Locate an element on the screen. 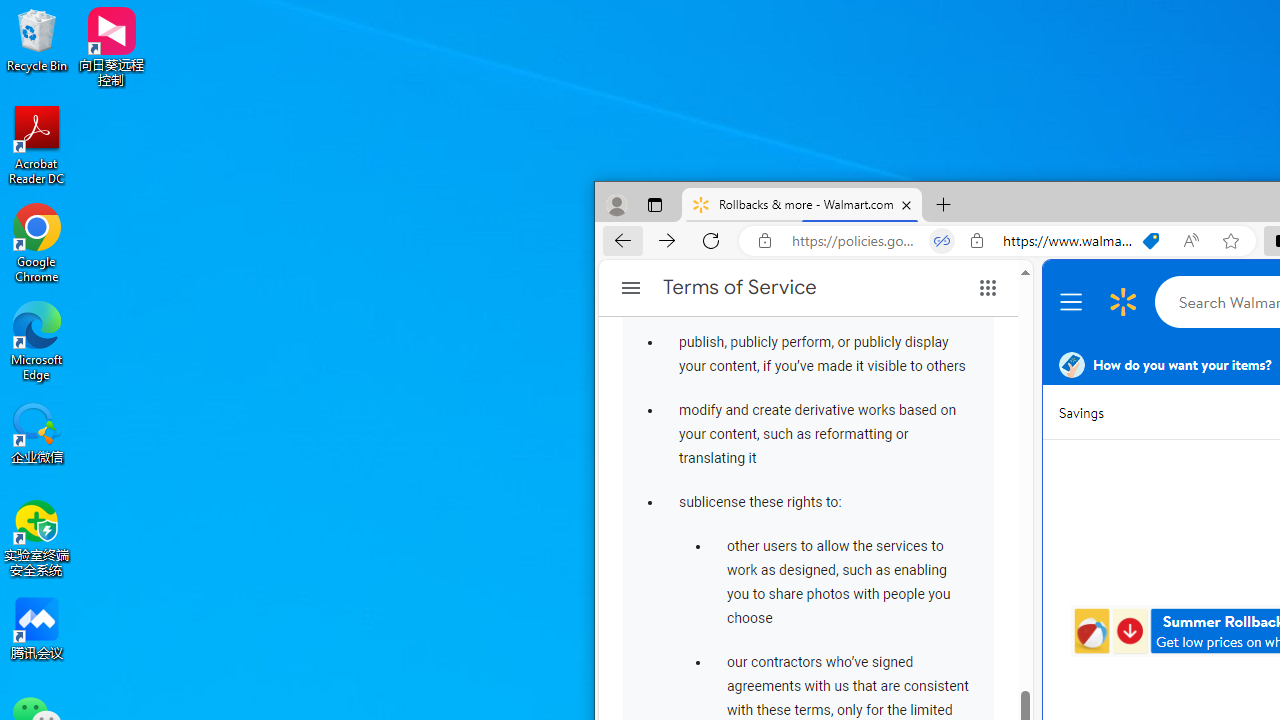 The width and height of the screenshot is (1280, 720). 'Menu' is located at coordinates (1073, 302).